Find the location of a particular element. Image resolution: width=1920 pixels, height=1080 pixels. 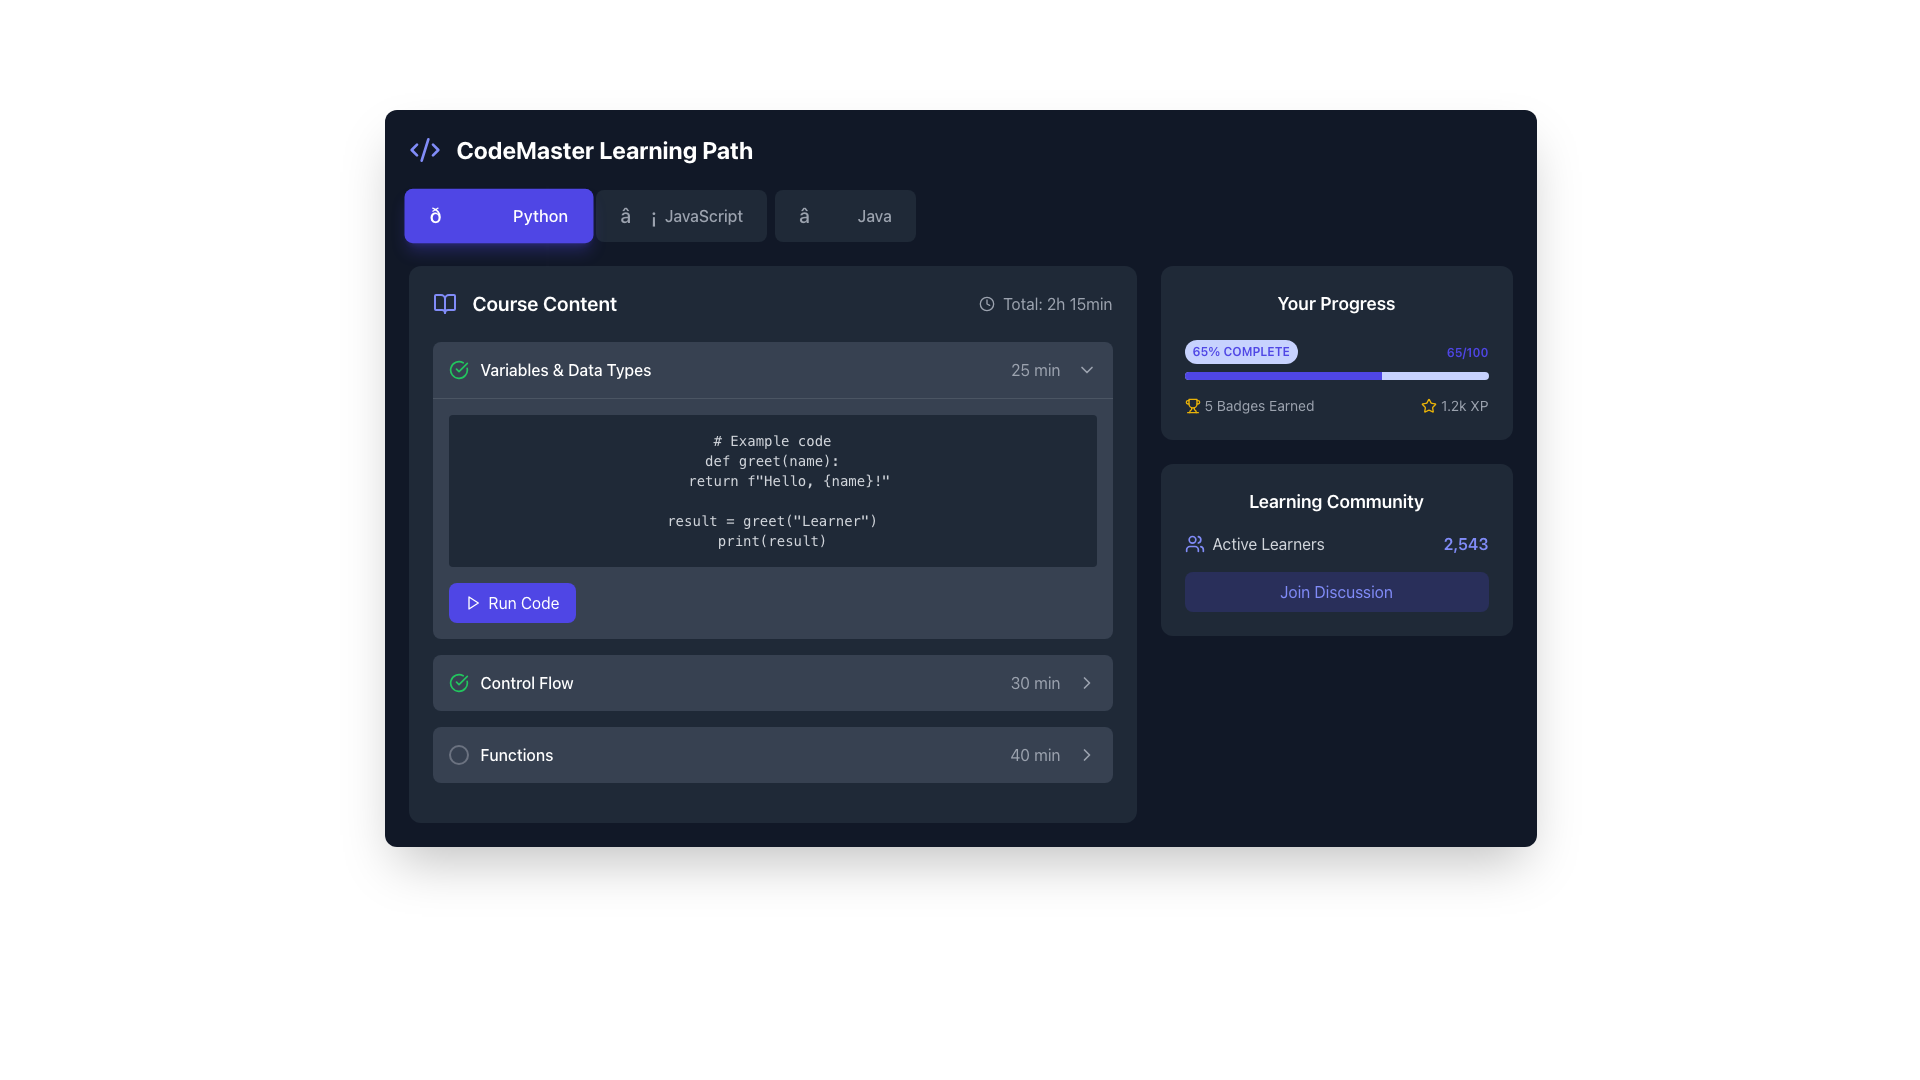

the text label within the navigation button that indicates the JavaScript-related section is located at coordinates (704, 216).